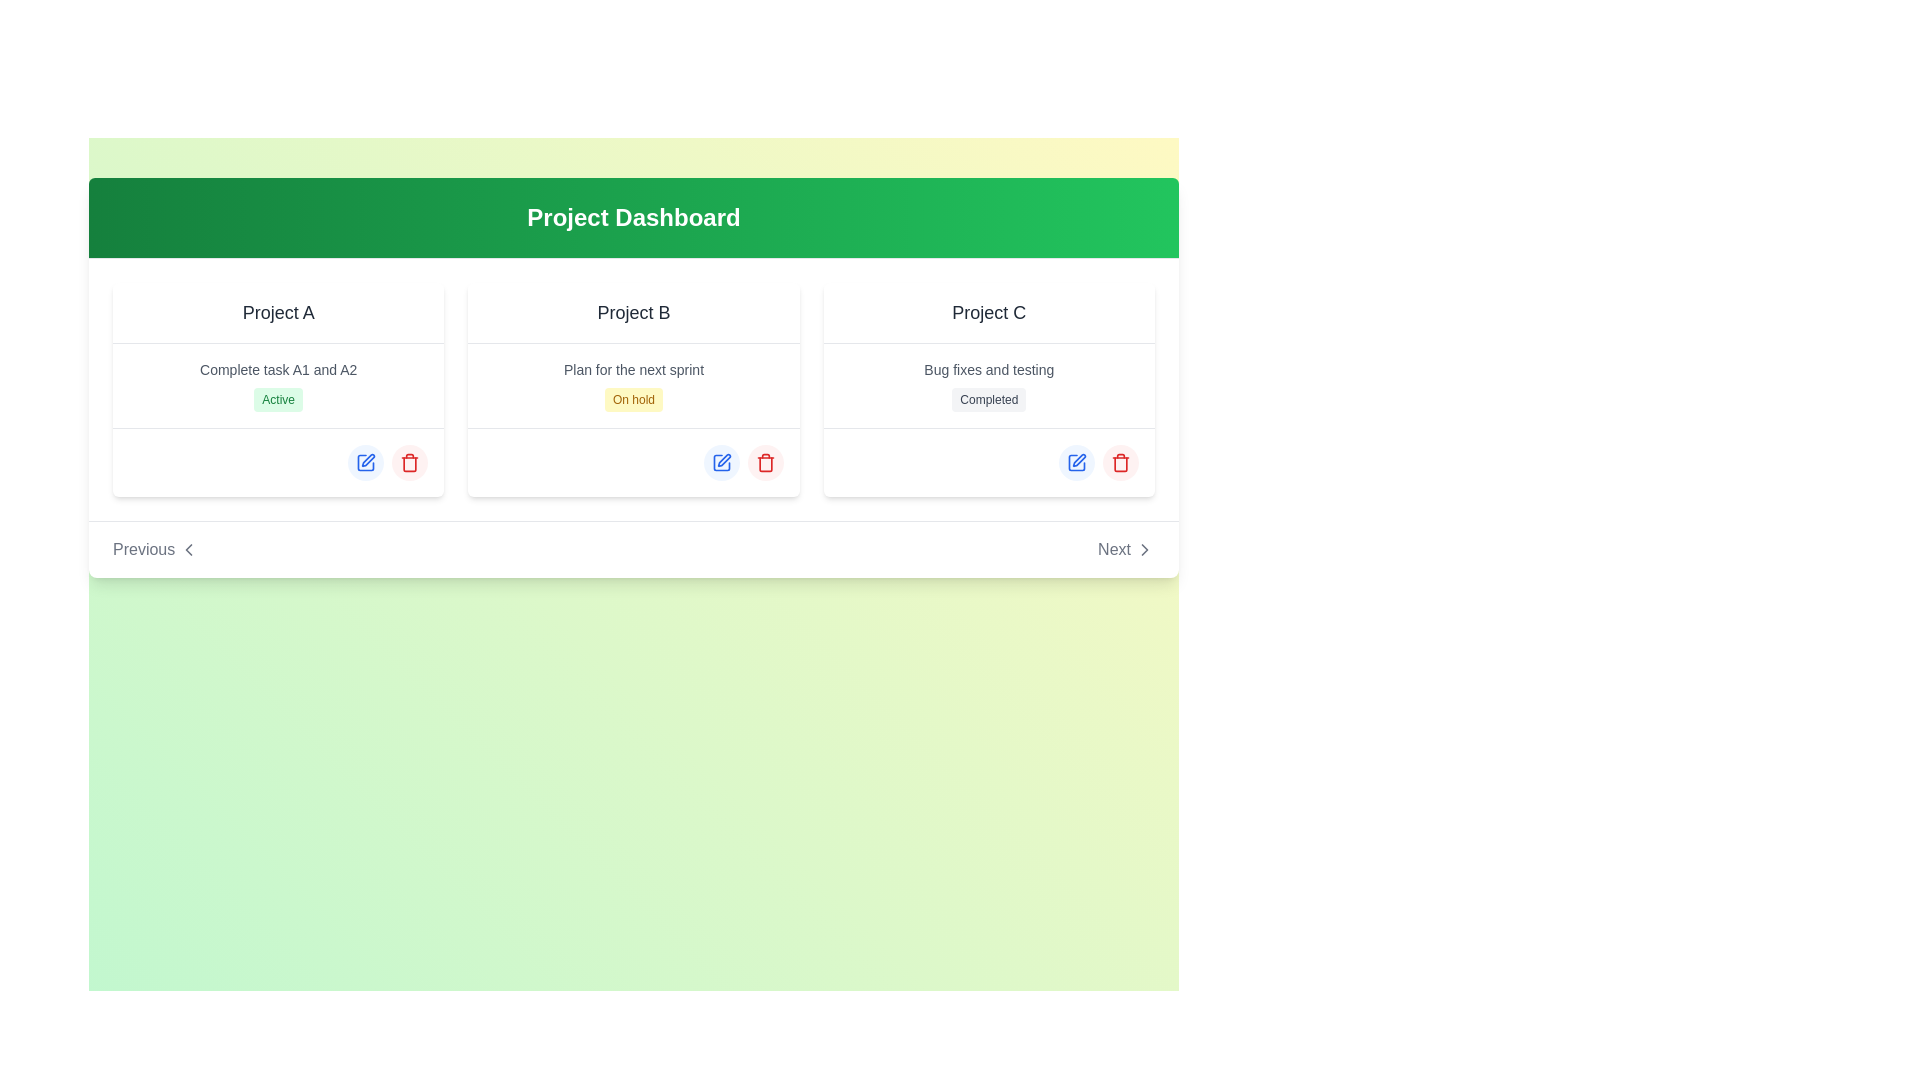 The height and width of the screenshot is (1080, 1920). What do you see at coordinates (764, 464) in the screenshot?
I see `the decorative vector graphic within the trash icon located in the lower right section of the 'Project B' card to indicate the delete functionality` at bounding box center [764, 464].